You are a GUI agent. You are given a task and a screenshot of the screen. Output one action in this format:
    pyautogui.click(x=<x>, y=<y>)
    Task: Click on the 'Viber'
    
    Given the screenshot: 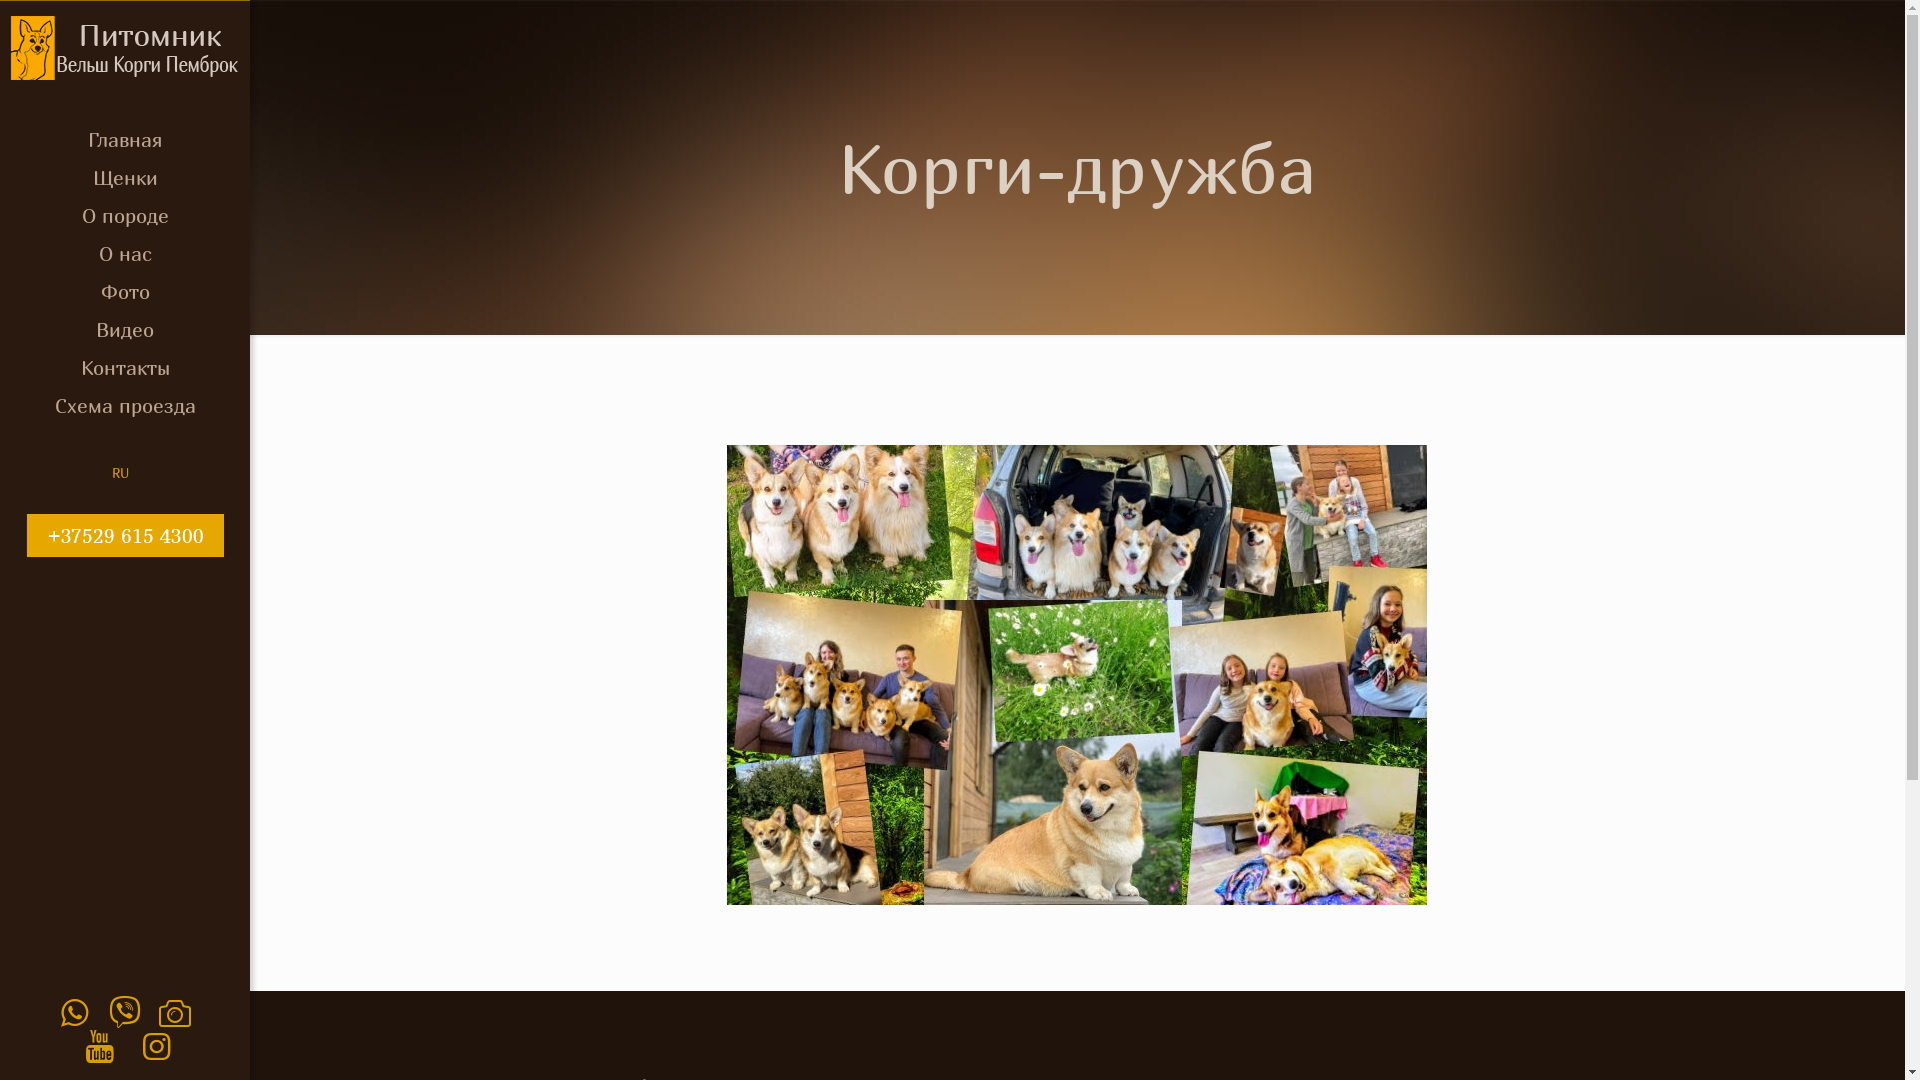 What is the action you would take?
    pyautogui.click(x=108, y=1011)
    